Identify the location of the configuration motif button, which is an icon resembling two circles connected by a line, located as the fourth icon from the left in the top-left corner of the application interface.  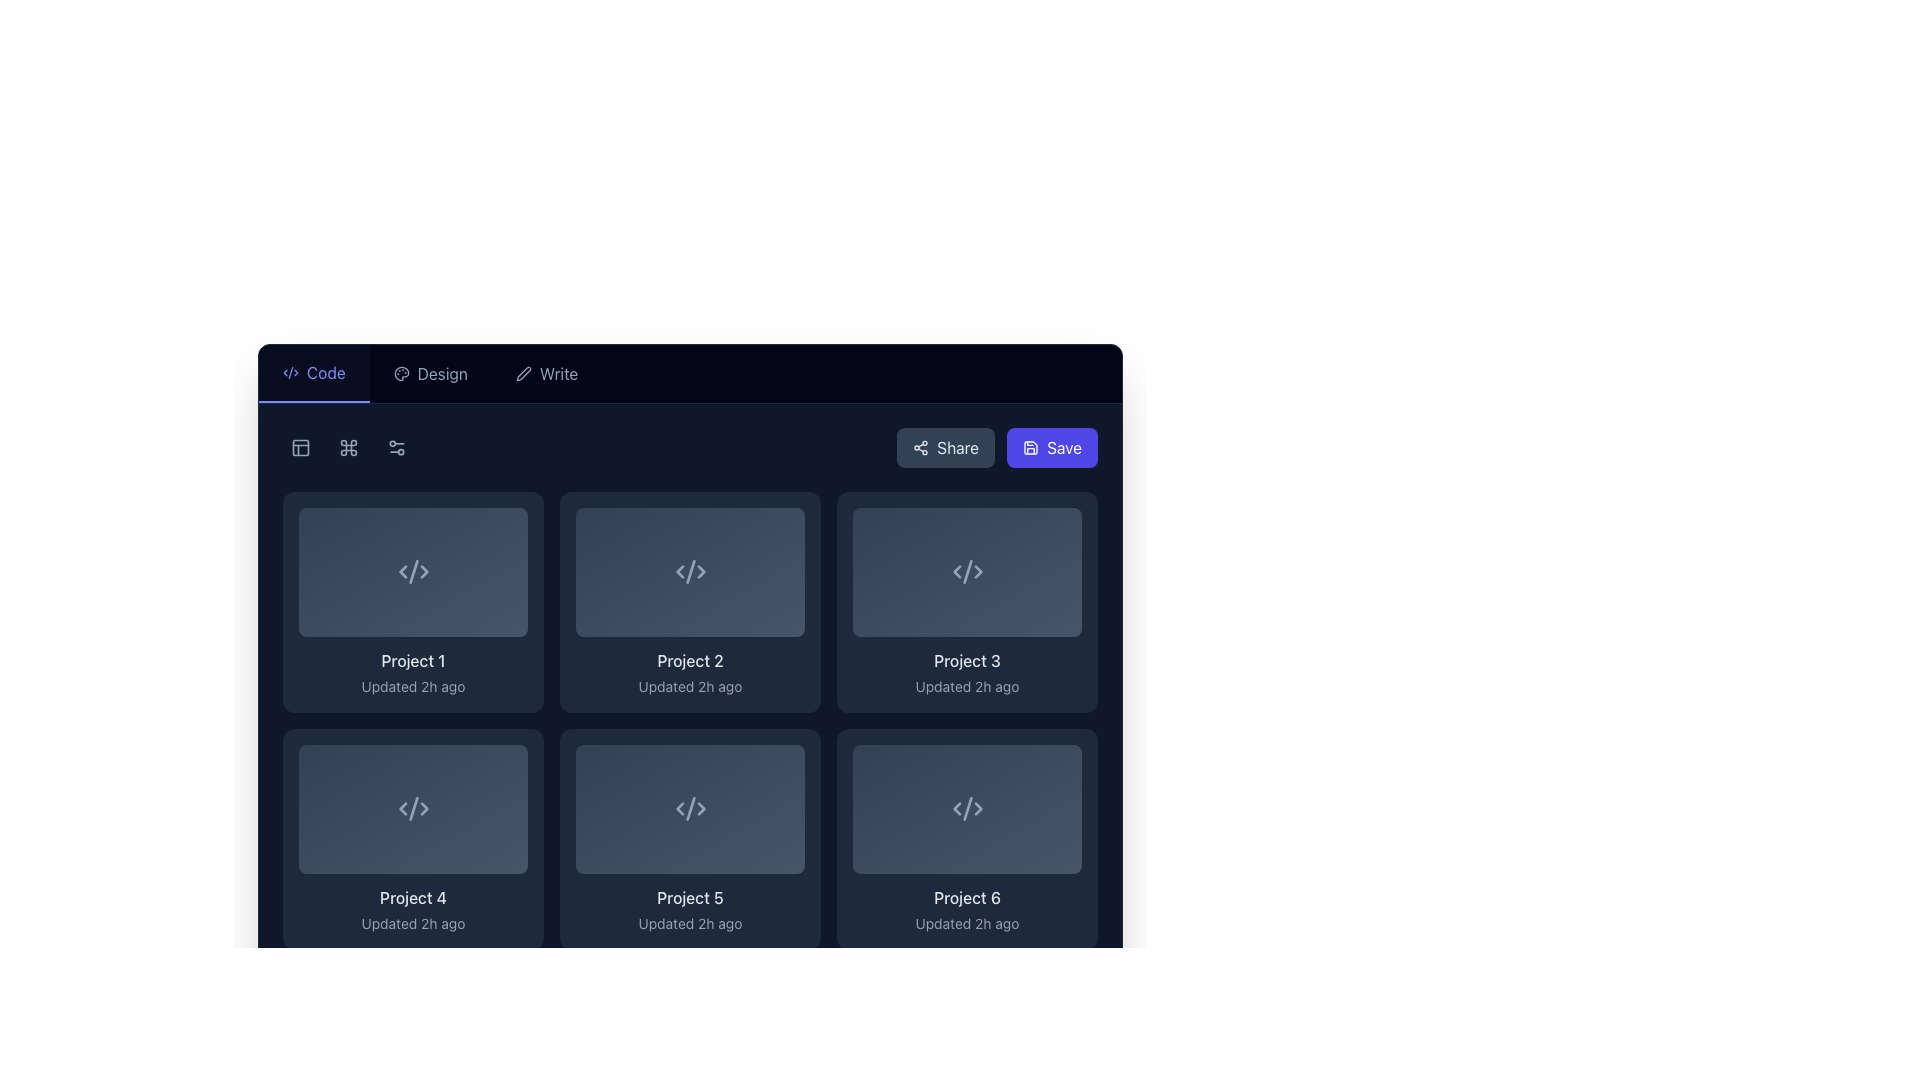
(397, 446).